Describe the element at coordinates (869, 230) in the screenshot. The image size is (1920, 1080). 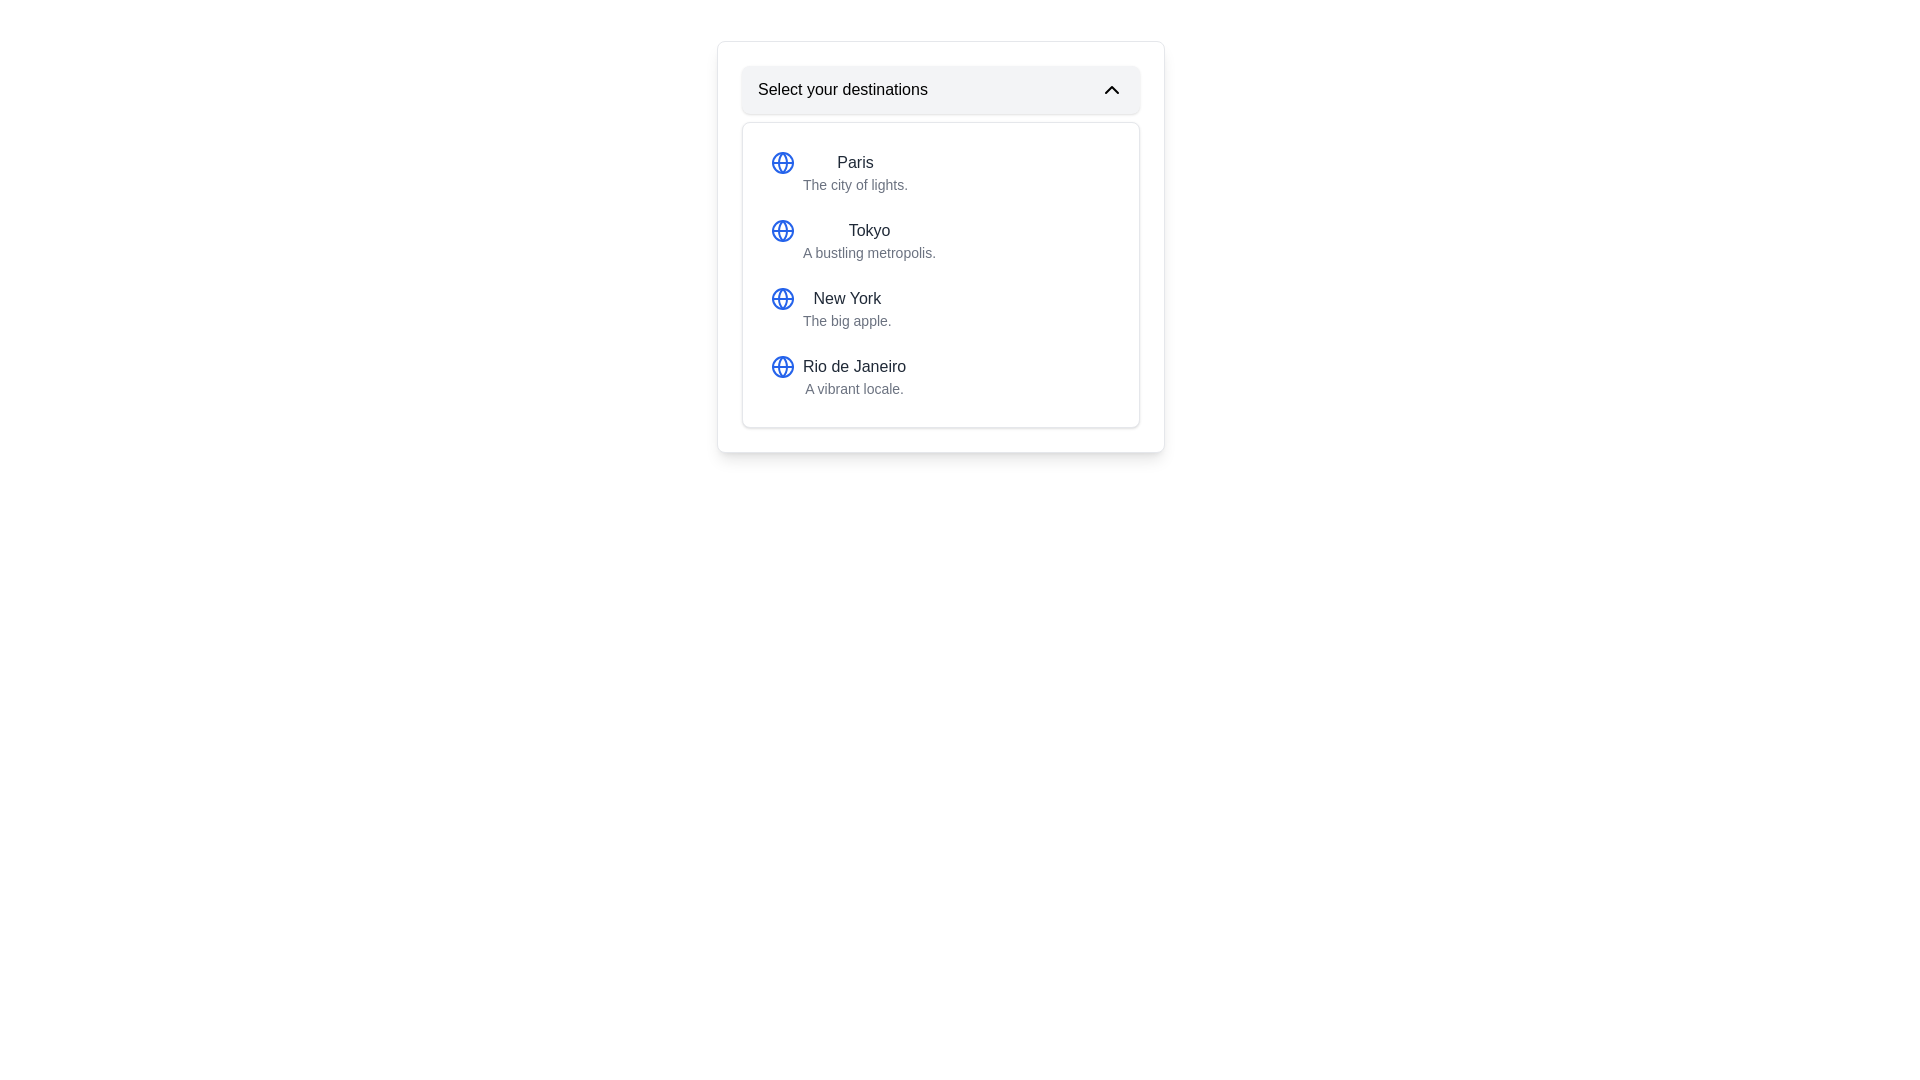
I see `text label for the Tokyo destination, which is located as the second destination in the 'Select your destinations' dropdown, positioned above the descriptive text 'A bustling metropolis.'` at that location.